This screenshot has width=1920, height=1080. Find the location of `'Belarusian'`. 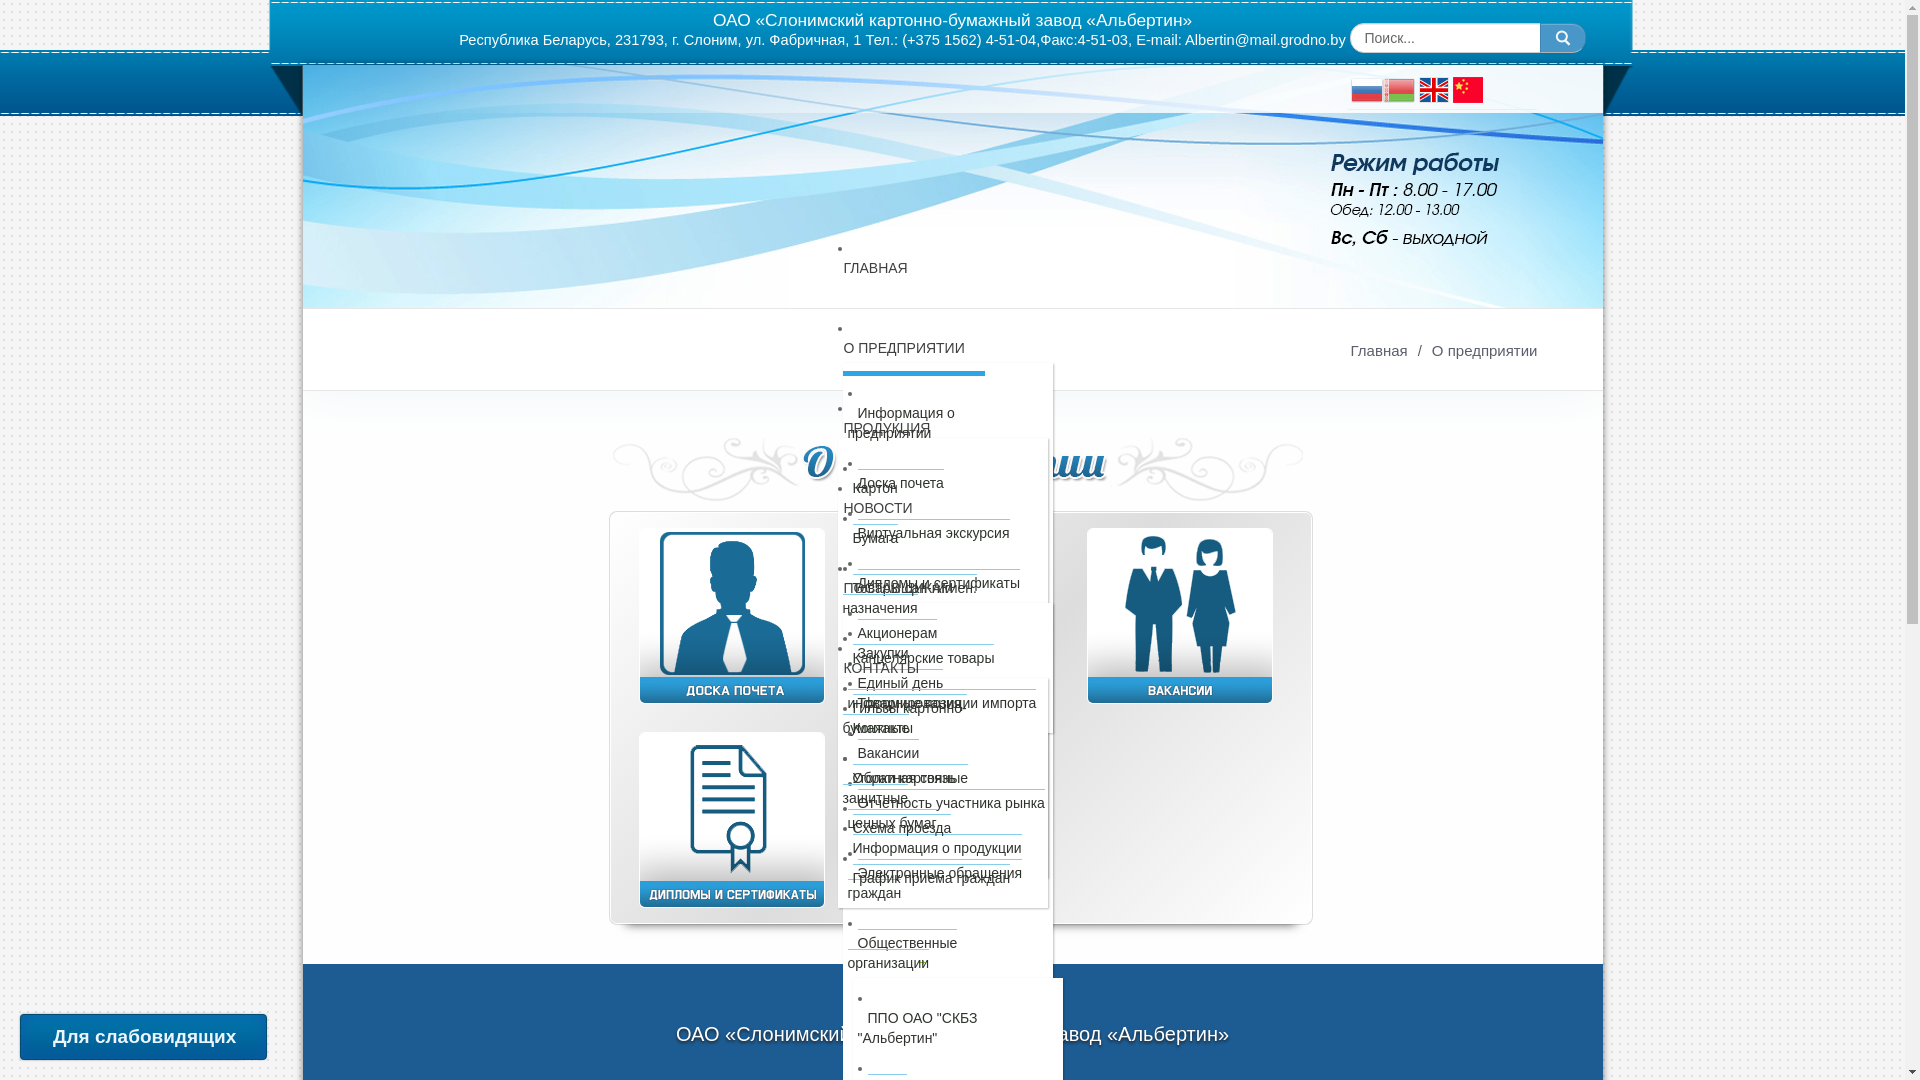

'Belarusian' is located at coordinates (1381, 87).